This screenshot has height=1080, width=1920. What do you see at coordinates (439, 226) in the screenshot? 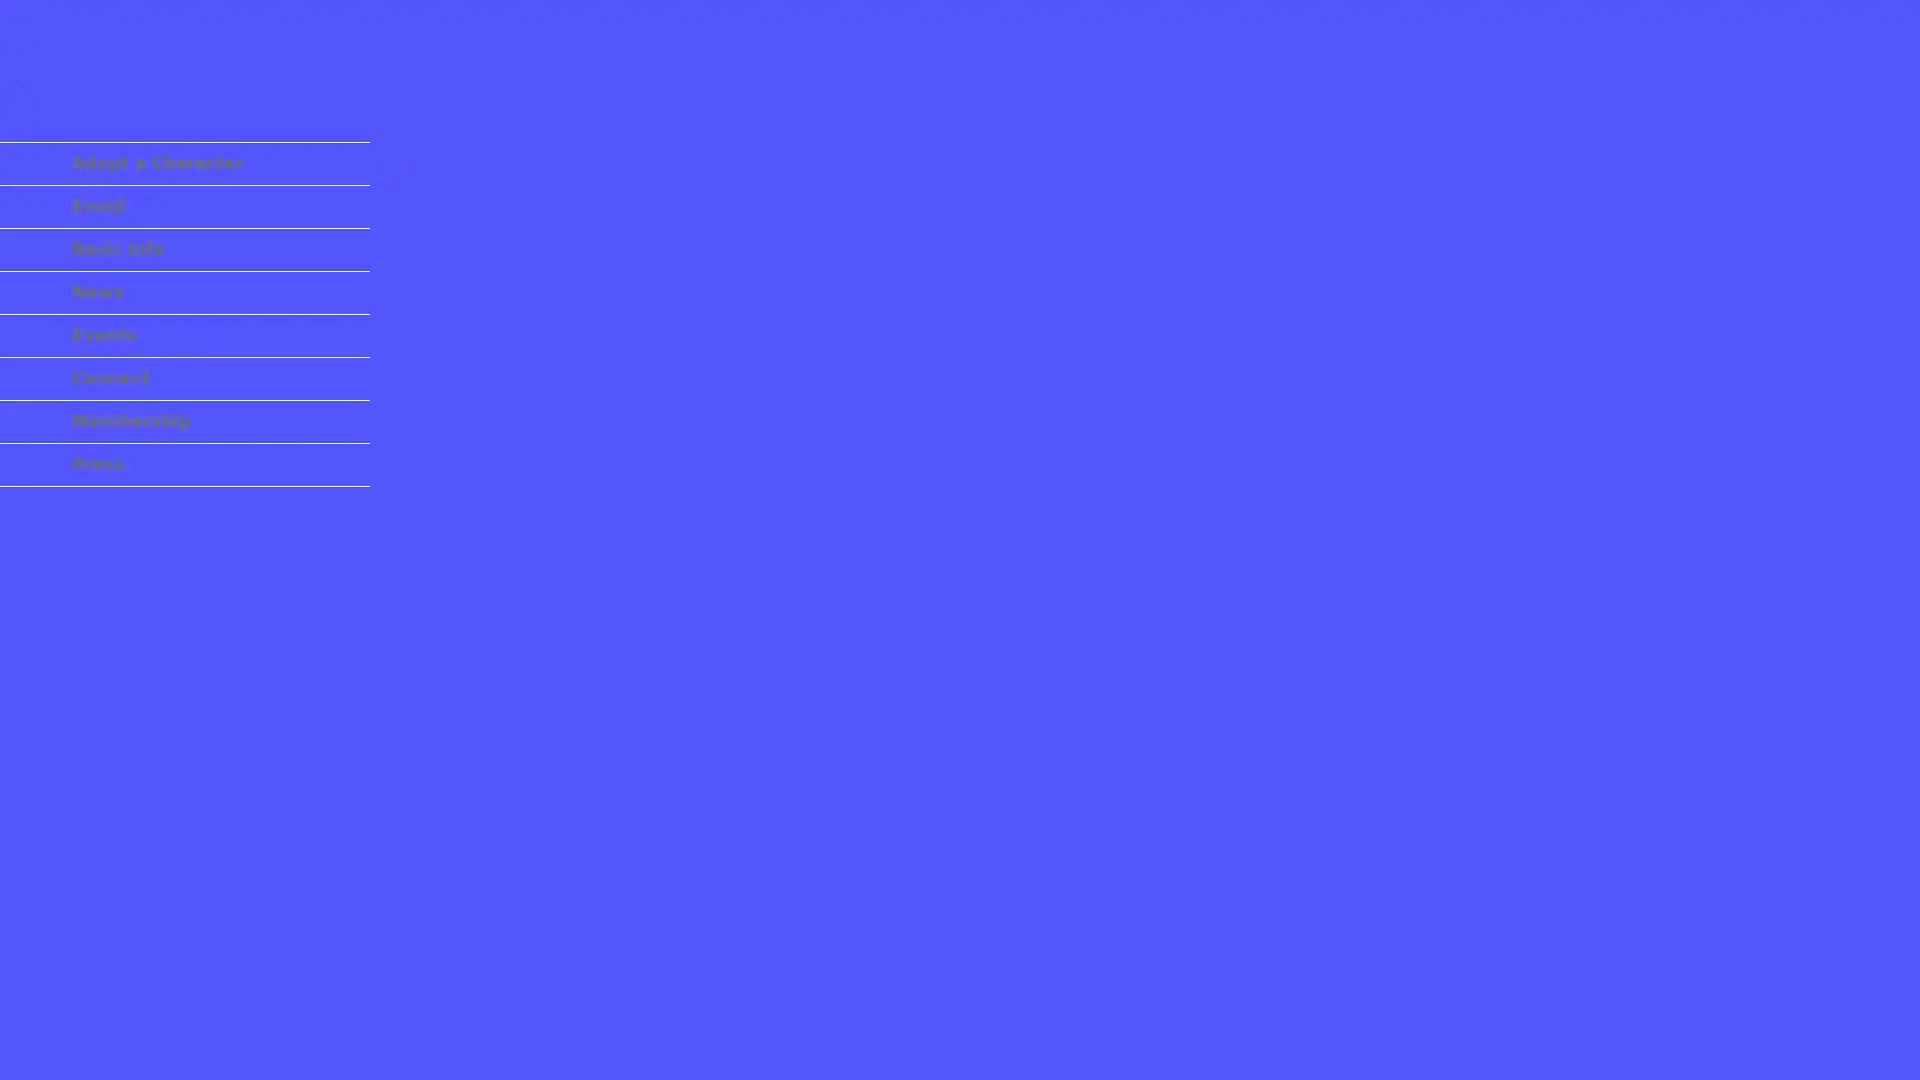
I see `U+00DF` at bounding box center [439, 226].